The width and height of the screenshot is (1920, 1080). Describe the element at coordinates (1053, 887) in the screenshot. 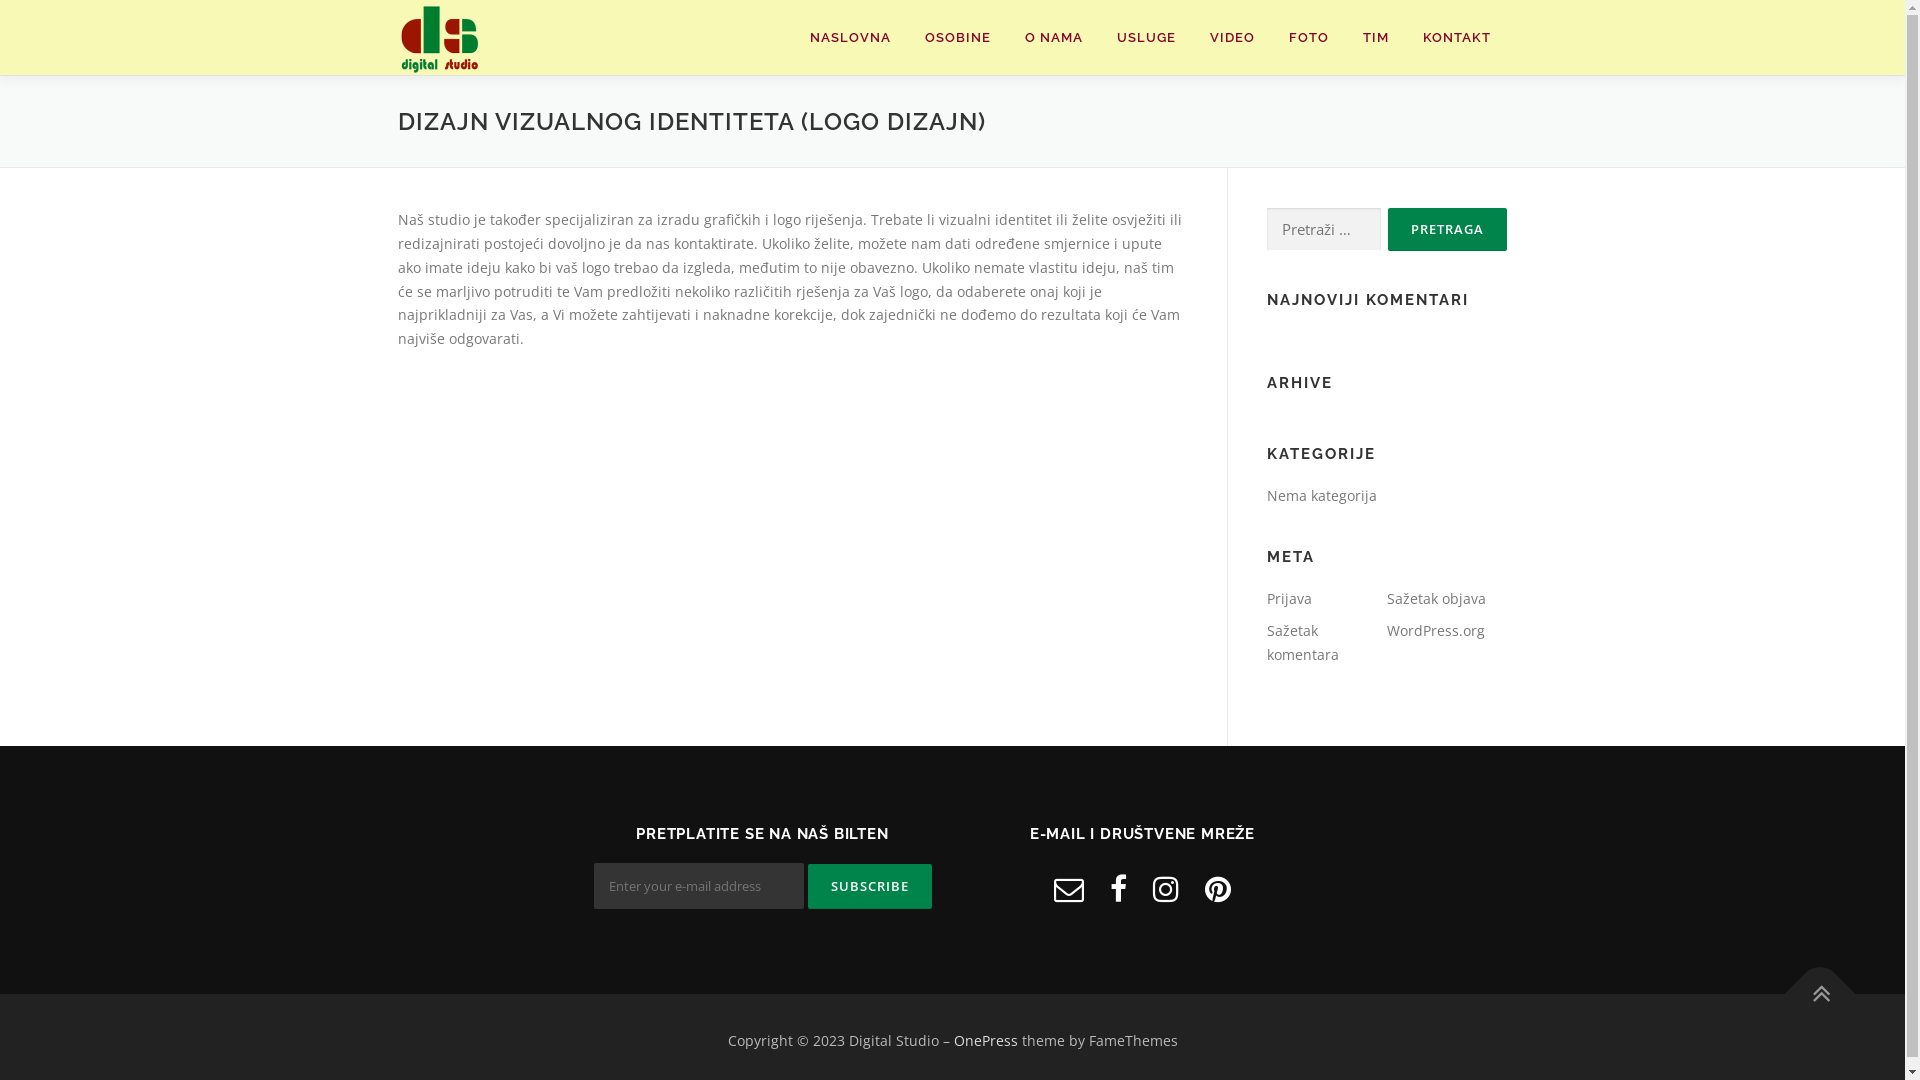

I see `'E-mail'` at that location.